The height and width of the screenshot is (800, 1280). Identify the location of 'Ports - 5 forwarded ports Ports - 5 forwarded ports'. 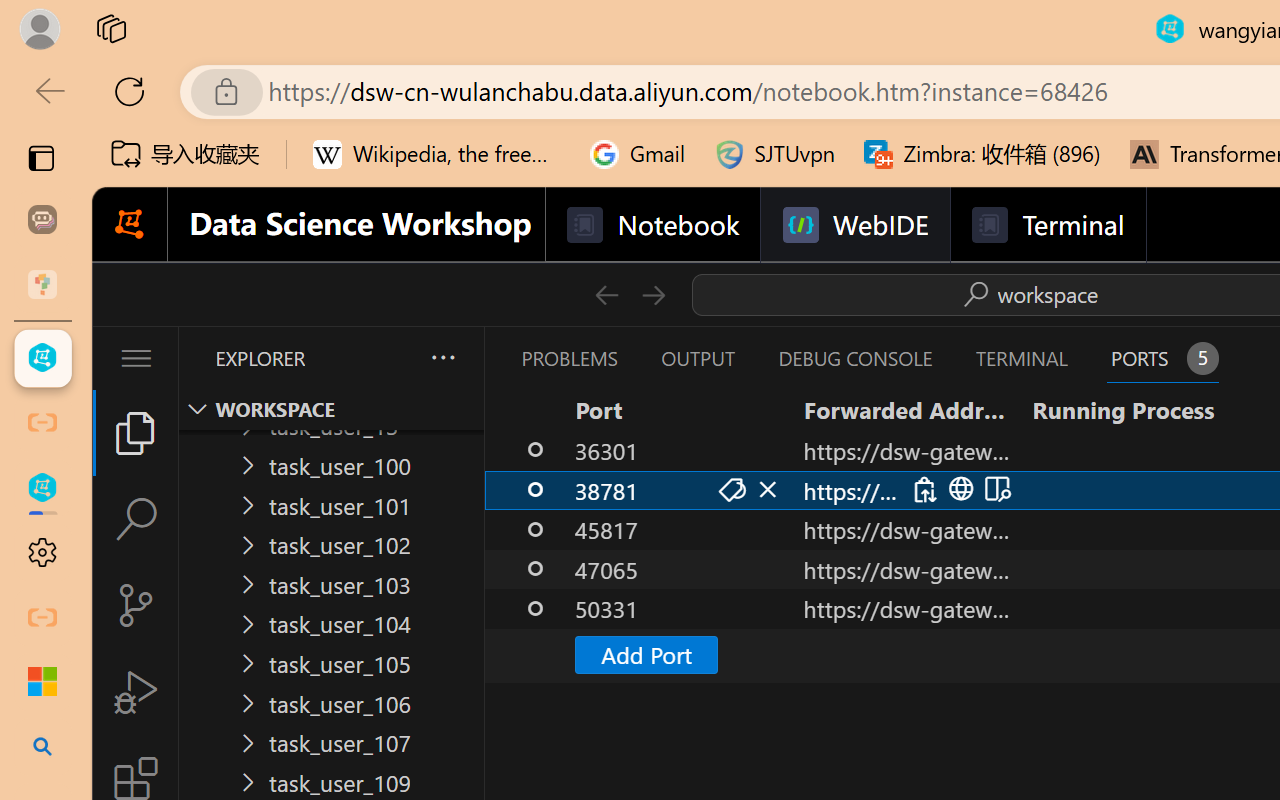
(1162, 358).